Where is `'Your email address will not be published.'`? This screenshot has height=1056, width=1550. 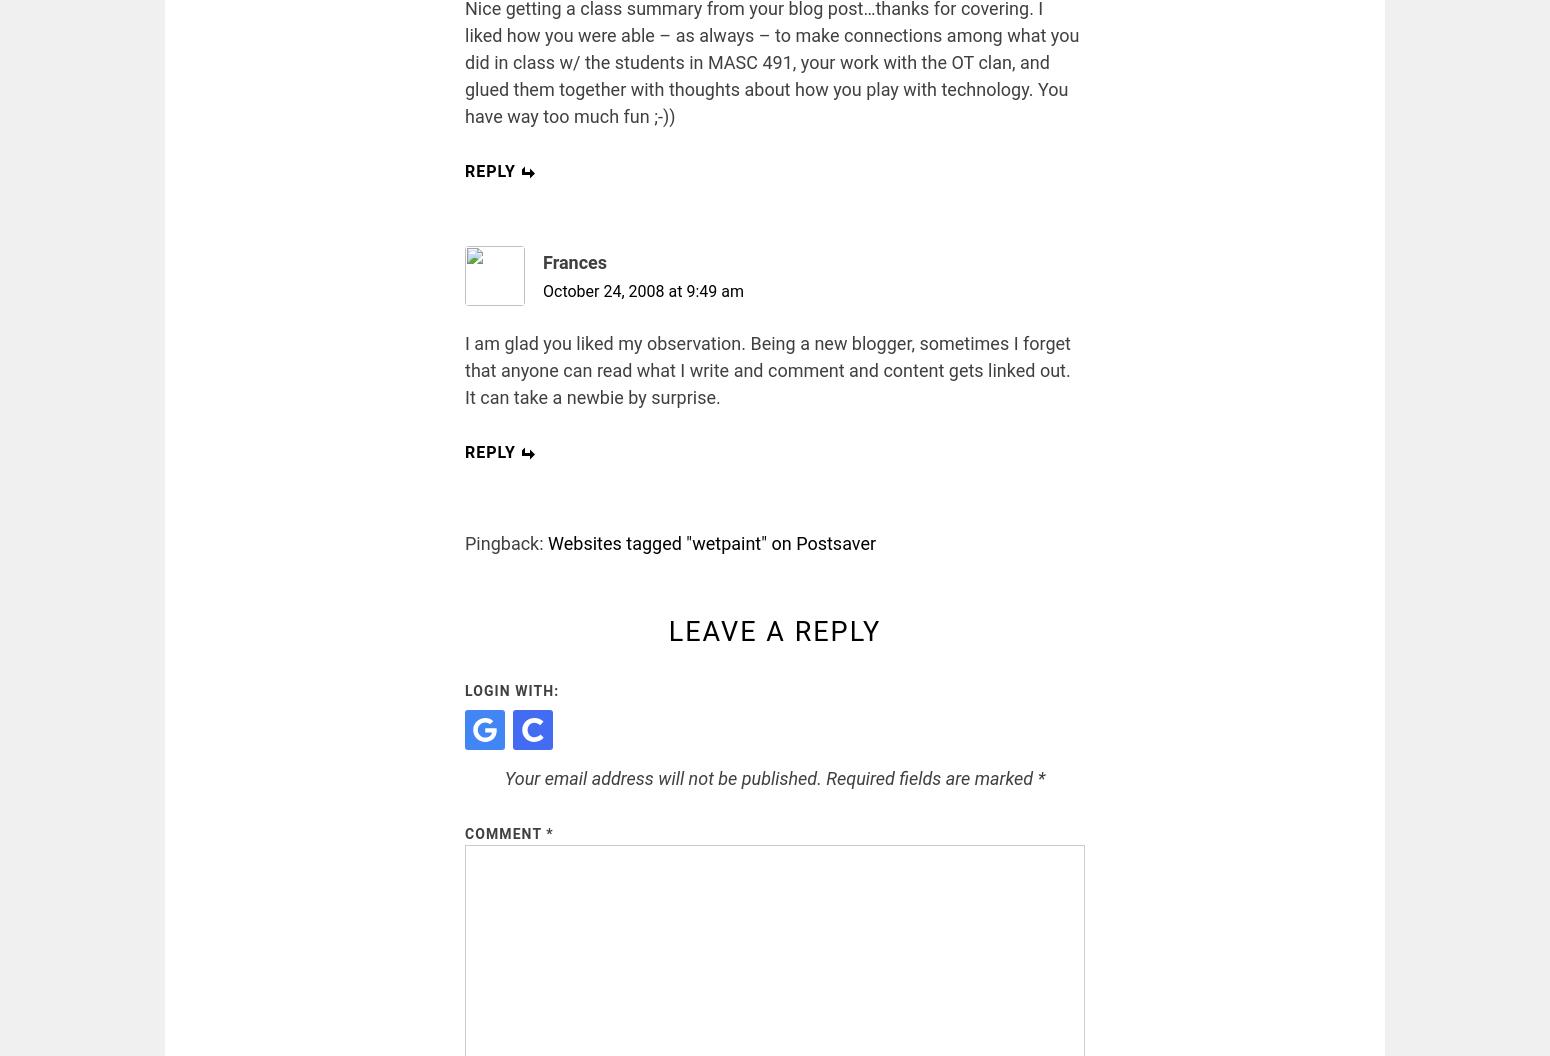 'Your email address will not be published.' is located at coordinates (661, 777).